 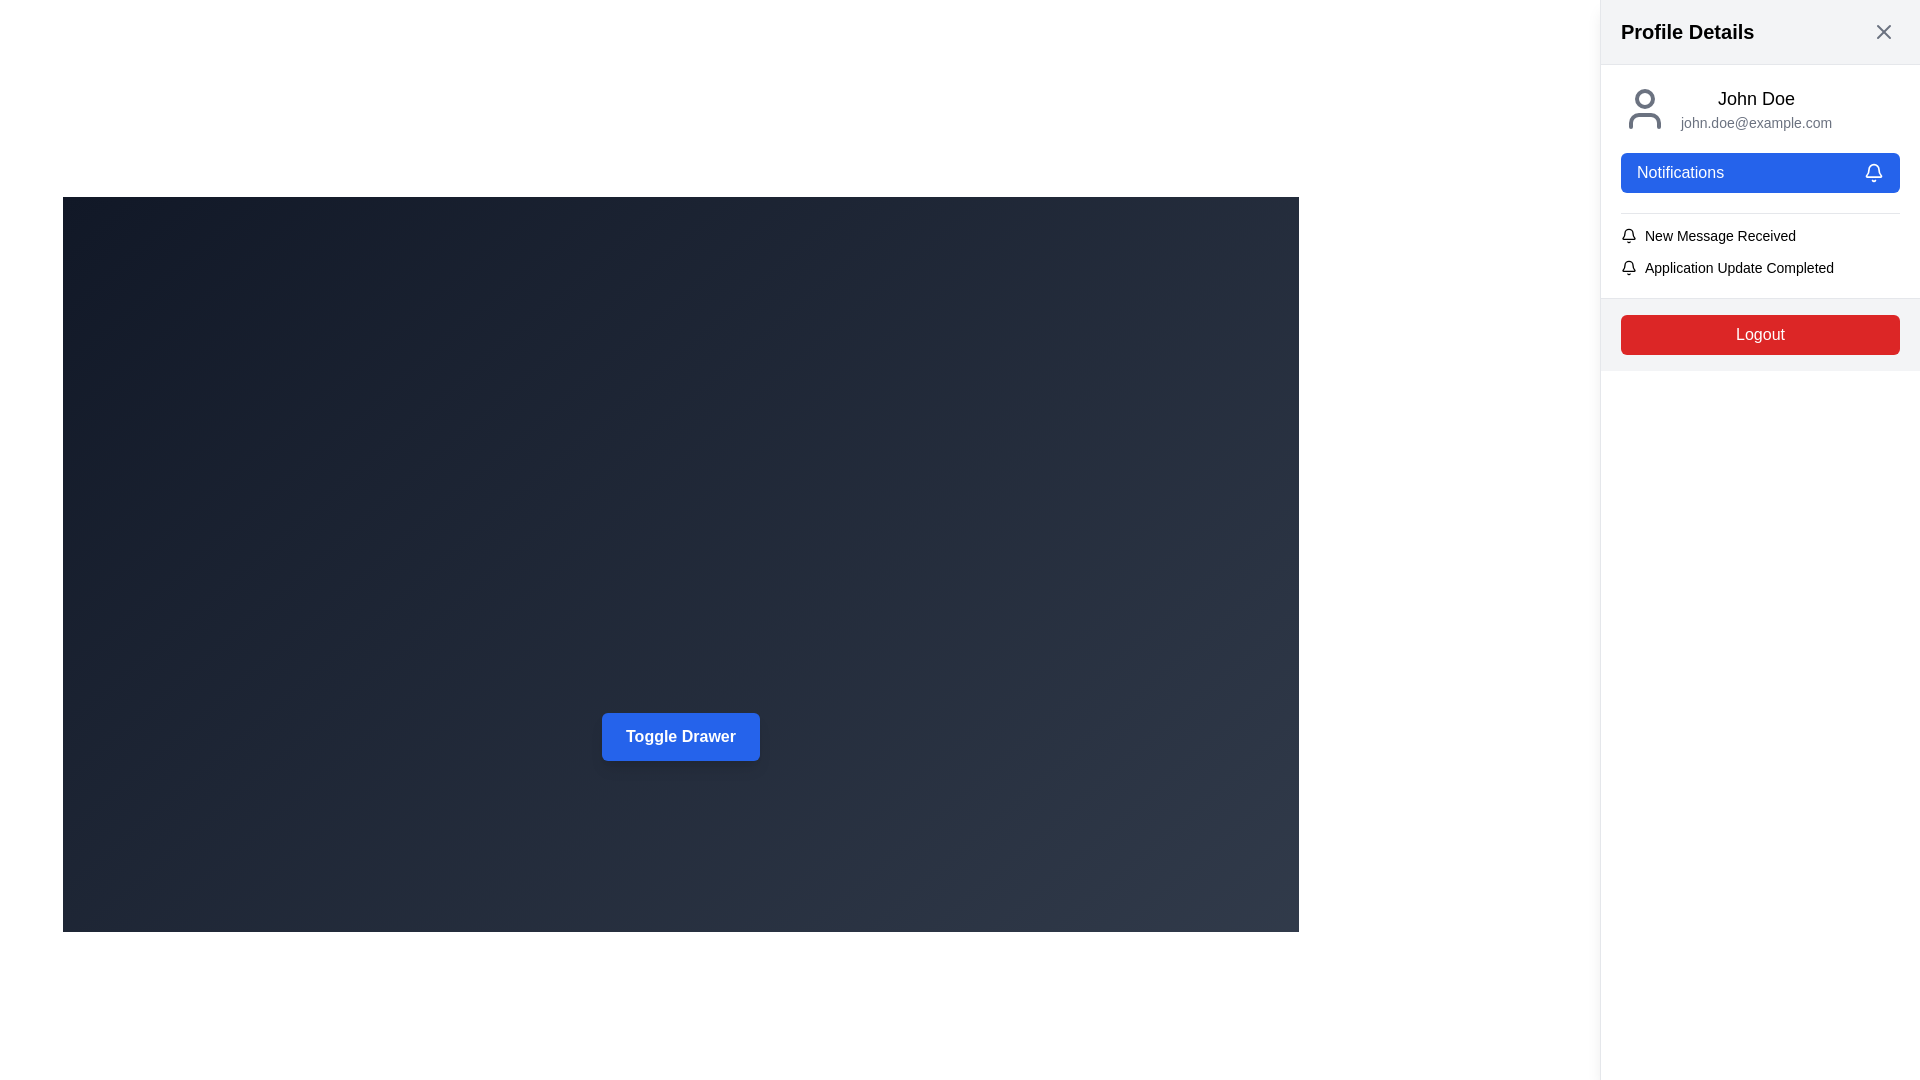 What do you see at coordinates (1755, 123) in the screenshot?
I see `email address displayed in the text label located in the top-right corner of the interface, within the 'Profile Details' section, following 'John Doe'` at bounding box center [1755, 123].